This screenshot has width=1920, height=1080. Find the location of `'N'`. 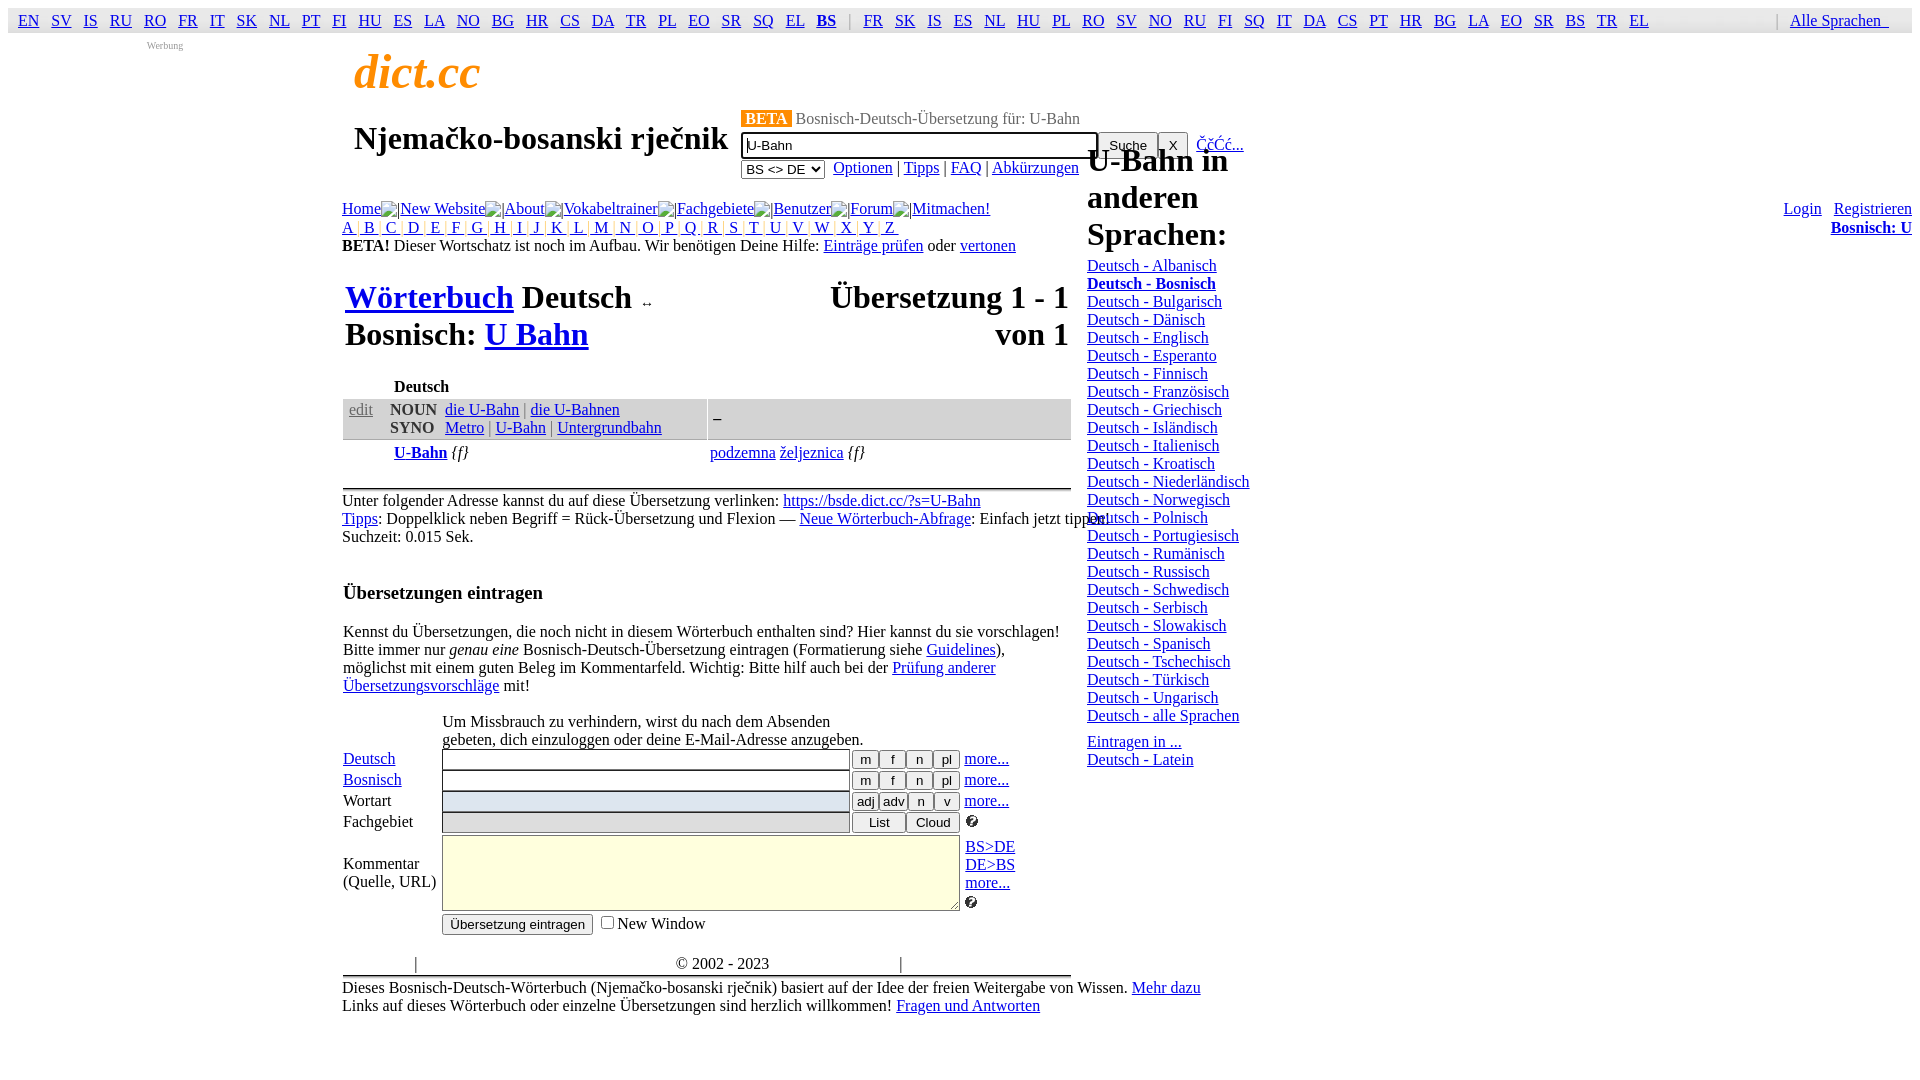

'N' is located at coordinates (624, 226).